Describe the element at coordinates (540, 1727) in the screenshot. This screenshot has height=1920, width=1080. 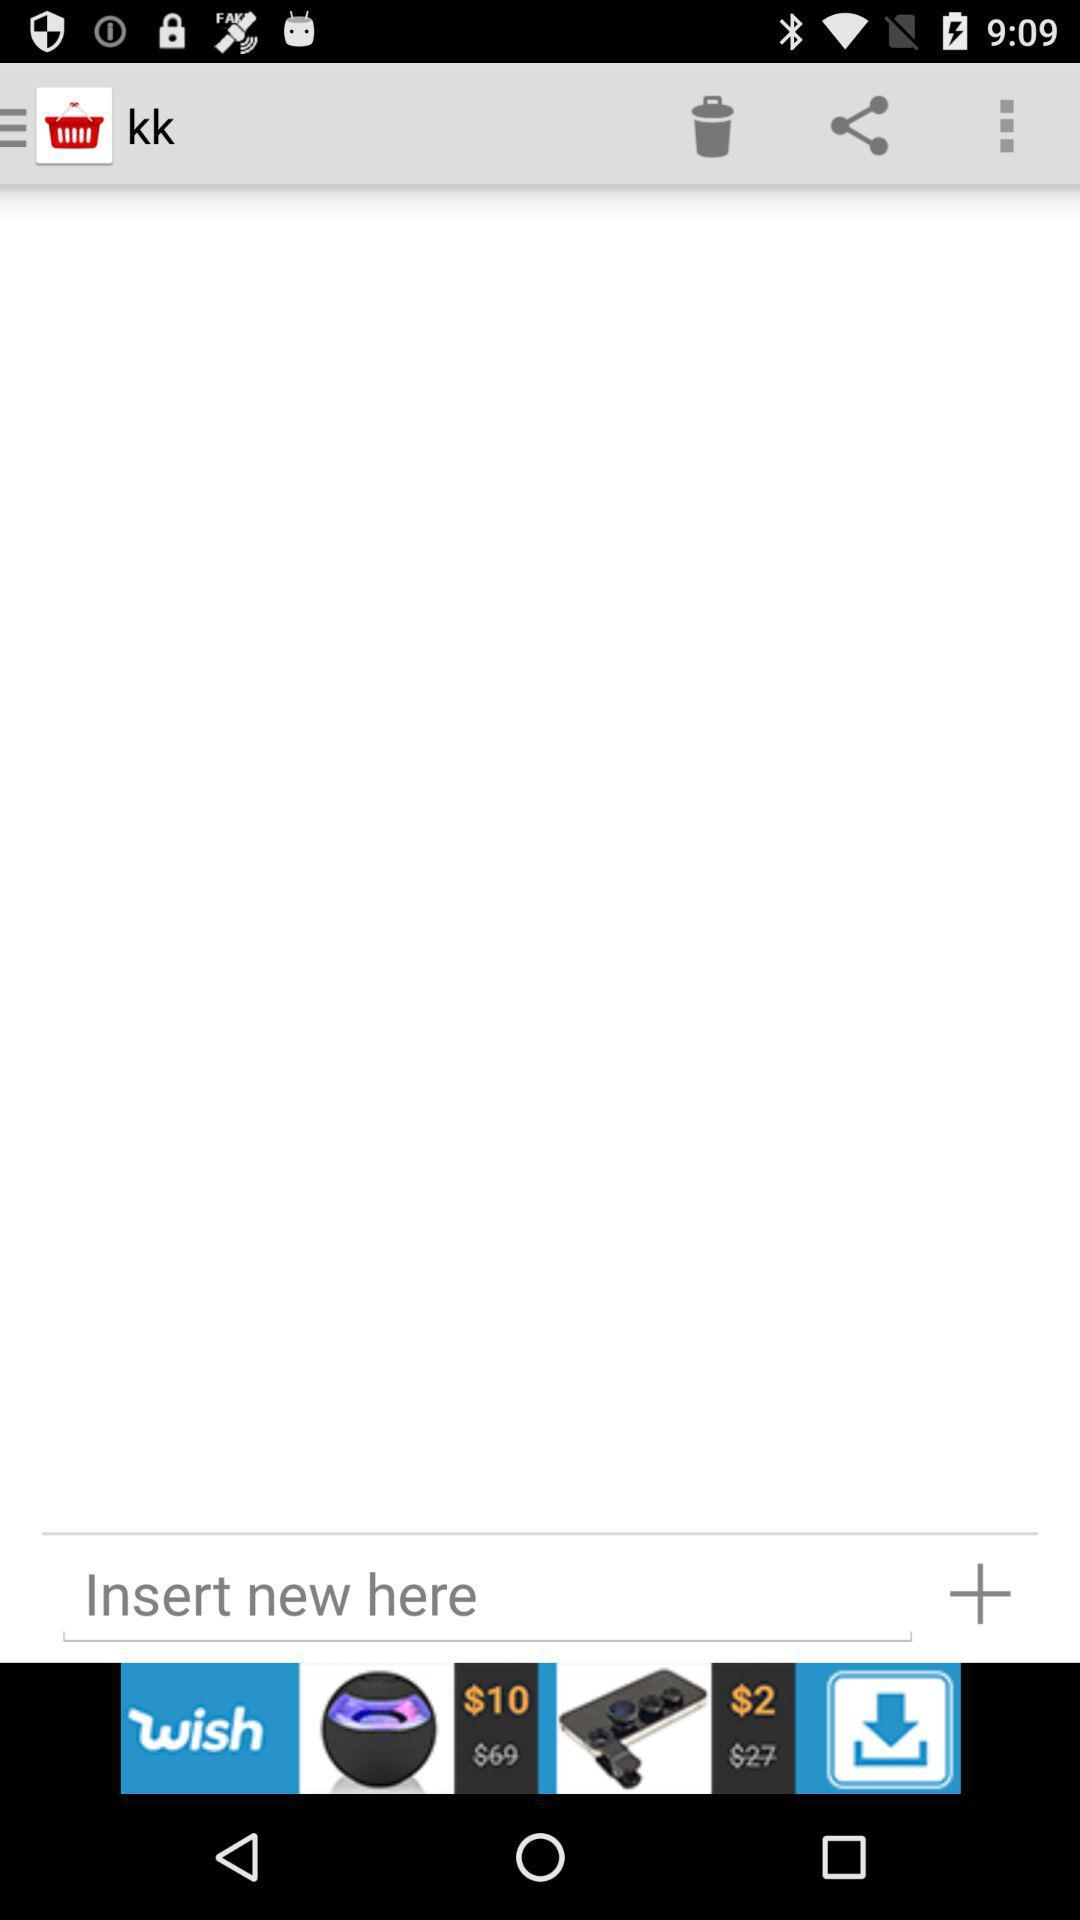
I see `open advertisement` at that location.